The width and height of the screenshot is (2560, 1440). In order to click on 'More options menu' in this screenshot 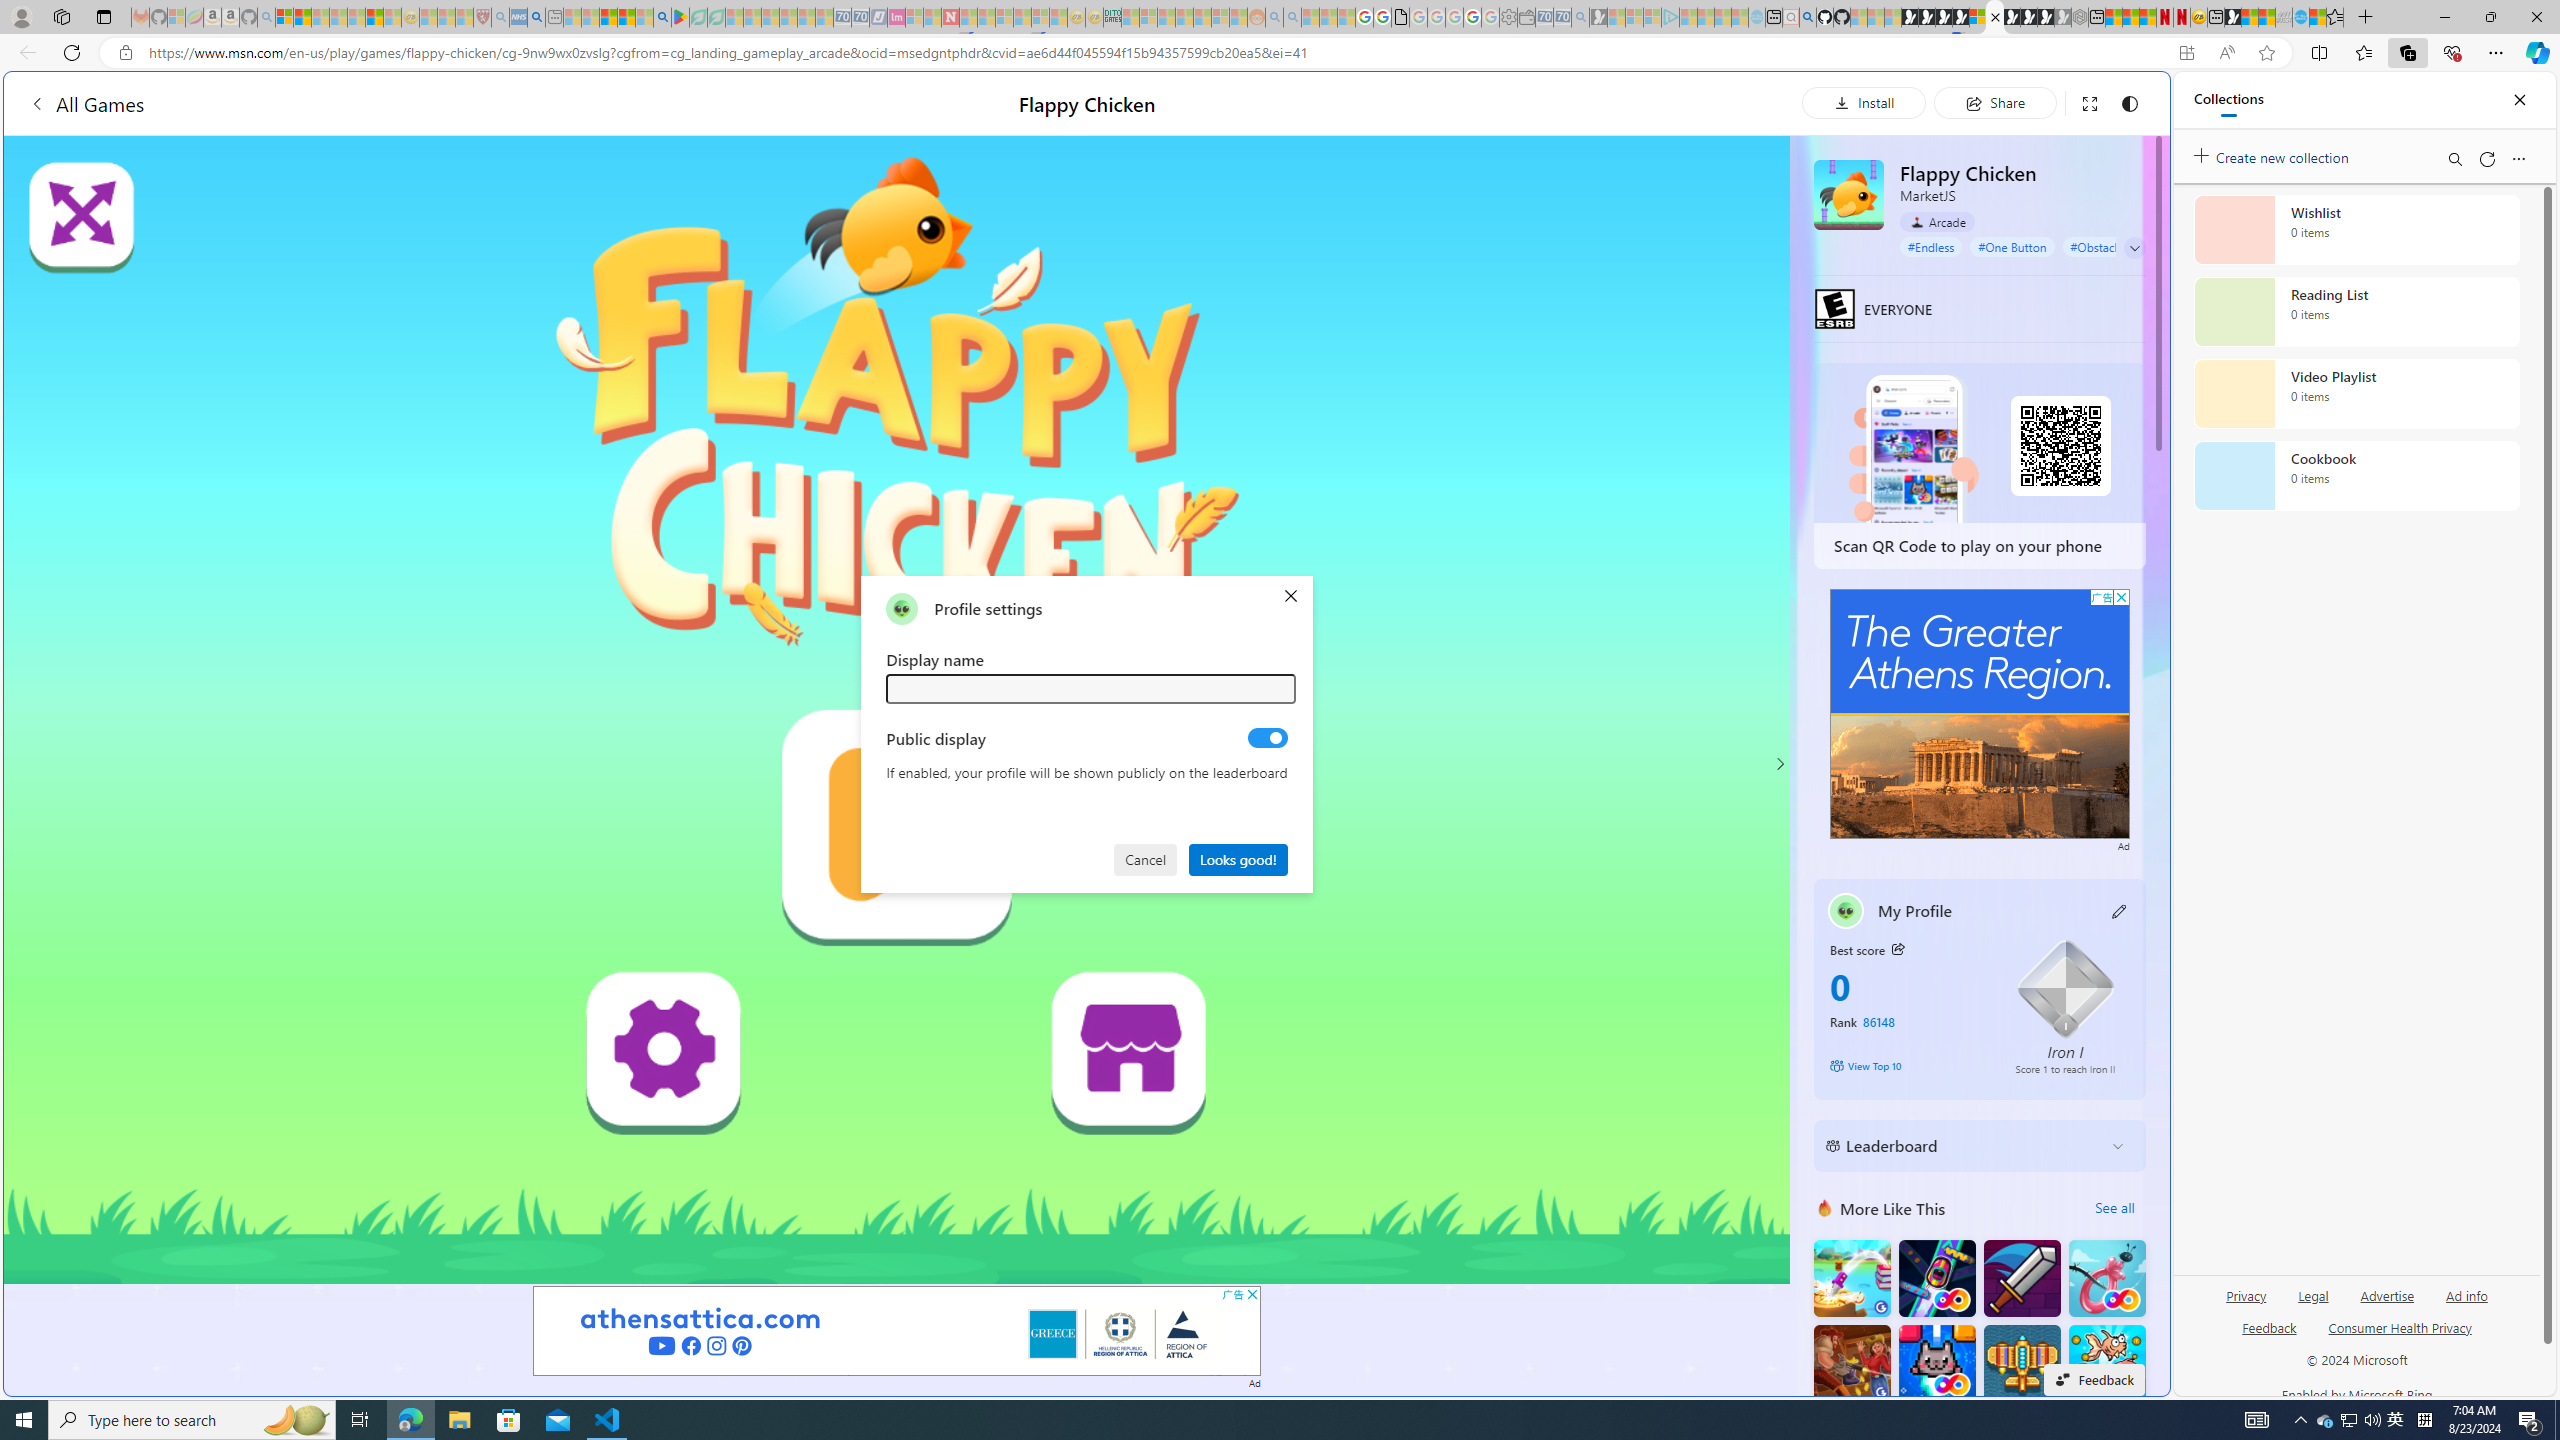, I will do `click(2519, 158)`.